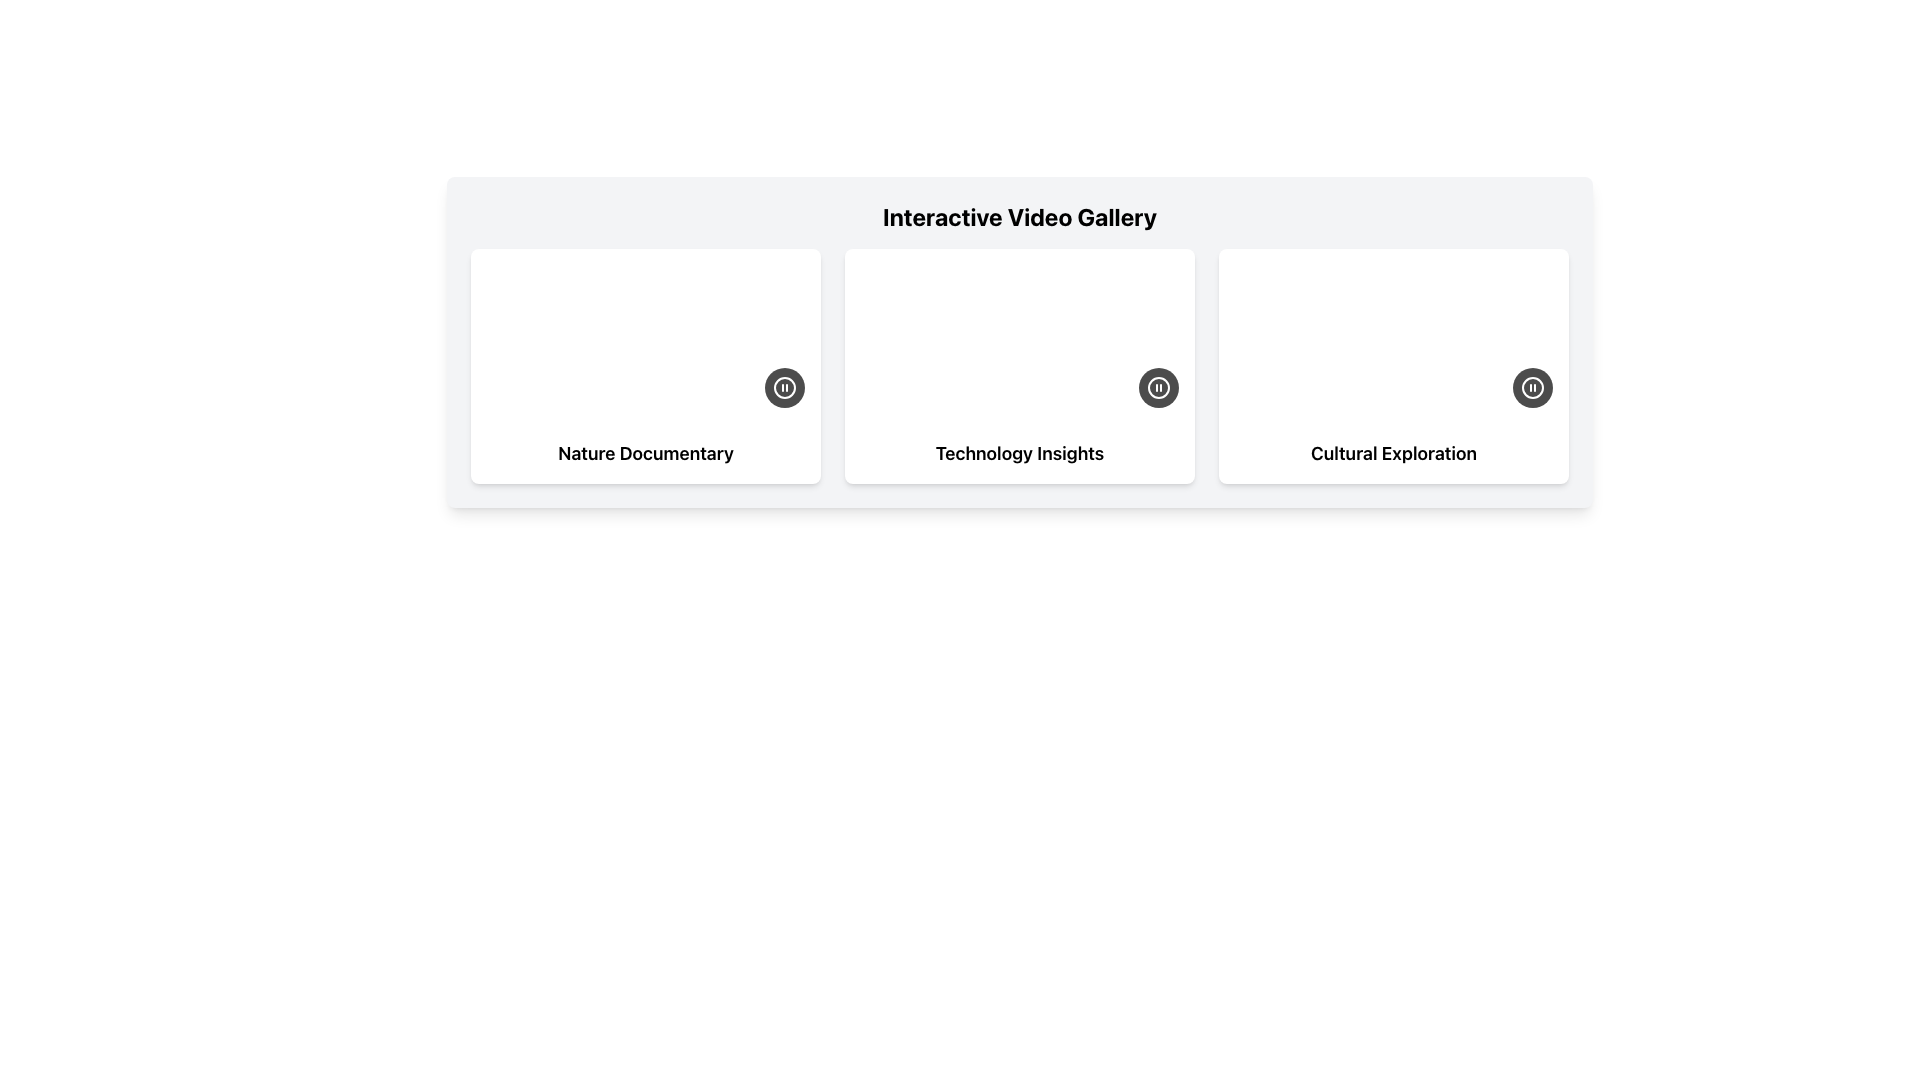 This screenshot has height=1080, width=1920. Describe the element at coordinates (1158, 388) in the screenshot. I see `the pause button located at the bottom-right corner of the 'Technology Insights' video panel` at that location.